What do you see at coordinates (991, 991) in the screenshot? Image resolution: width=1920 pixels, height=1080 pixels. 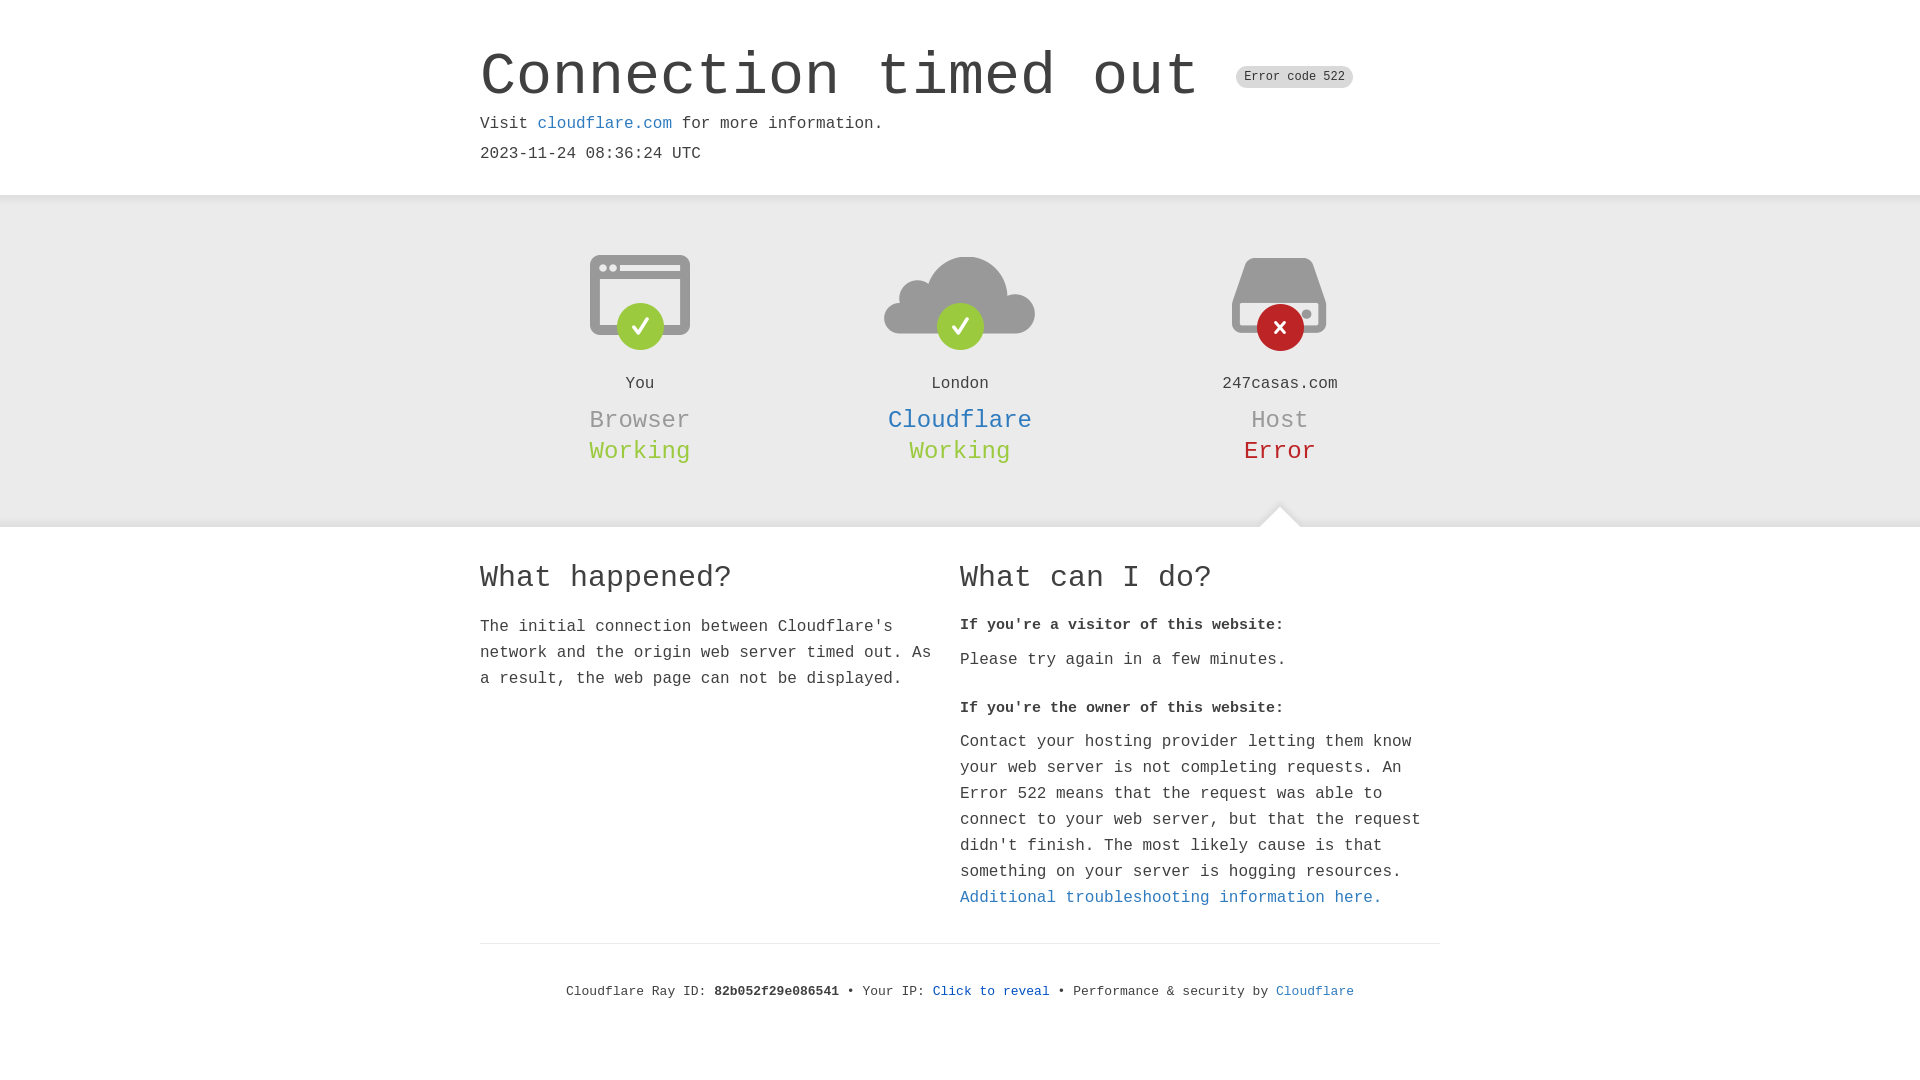 I see `'Click to reveal'` at bounding box center [991, 991].